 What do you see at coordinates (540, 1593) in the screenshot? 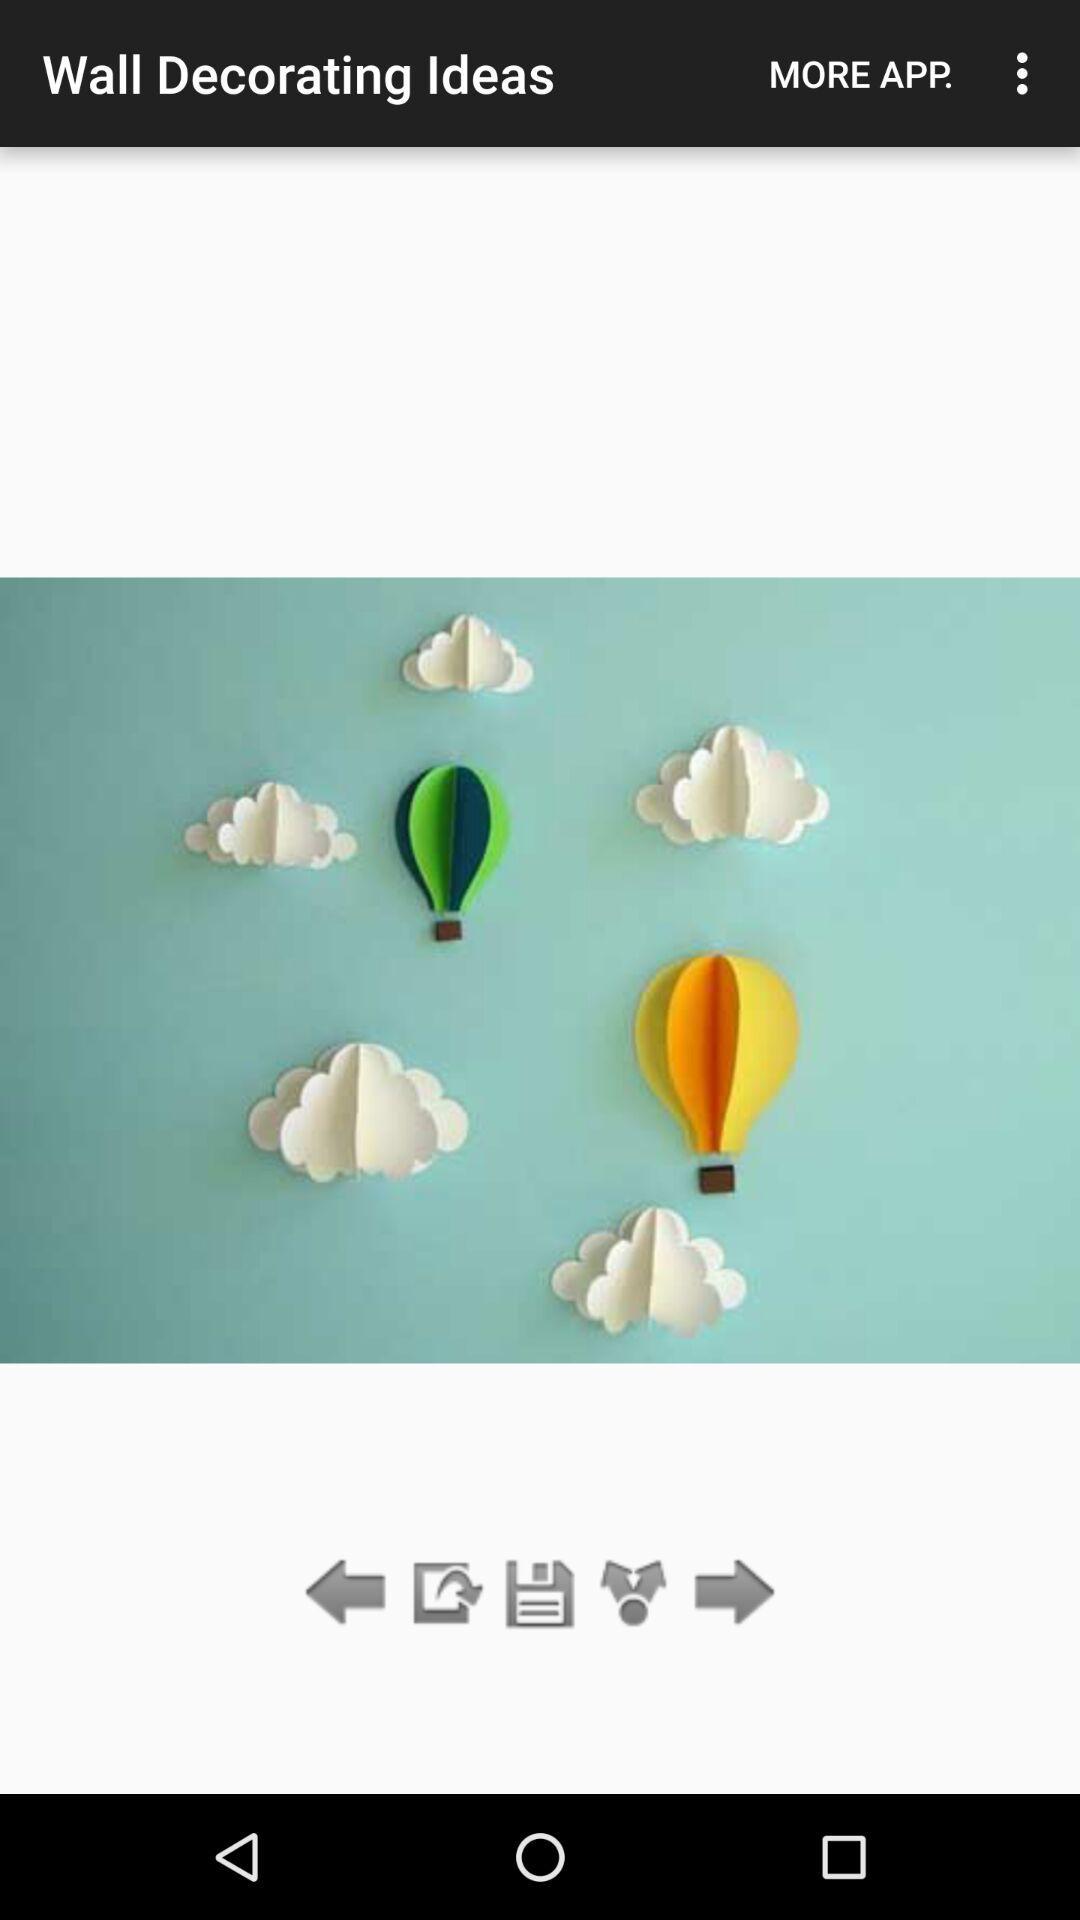
I see `app below the wall decorating ideas` at bounding box center [540, 1593].